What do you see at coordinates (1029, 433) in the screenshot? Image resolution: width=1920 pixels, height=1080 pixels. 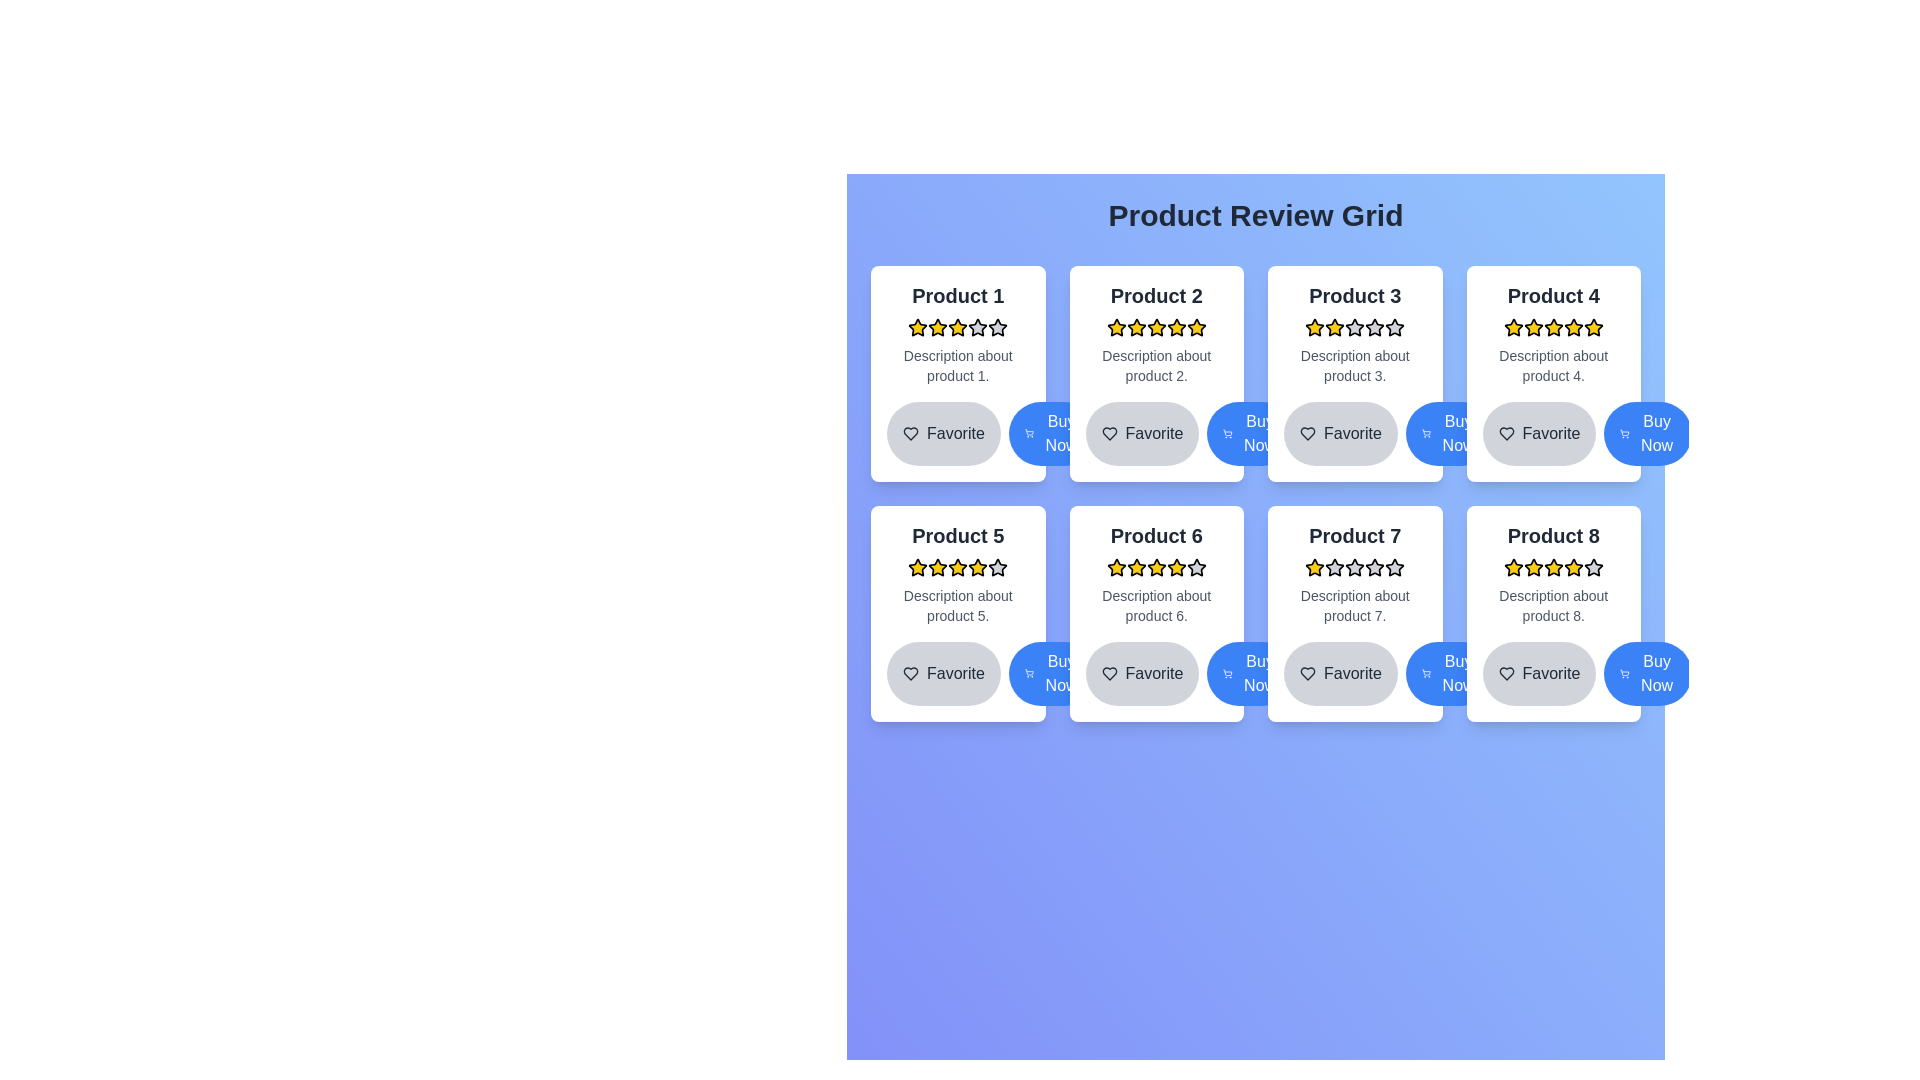 I see `the cart icon located to the left of the 'Buy Now' button beneath the 'Product 2' card in the top row of the grid layout` at bounding box center [1029, 433].